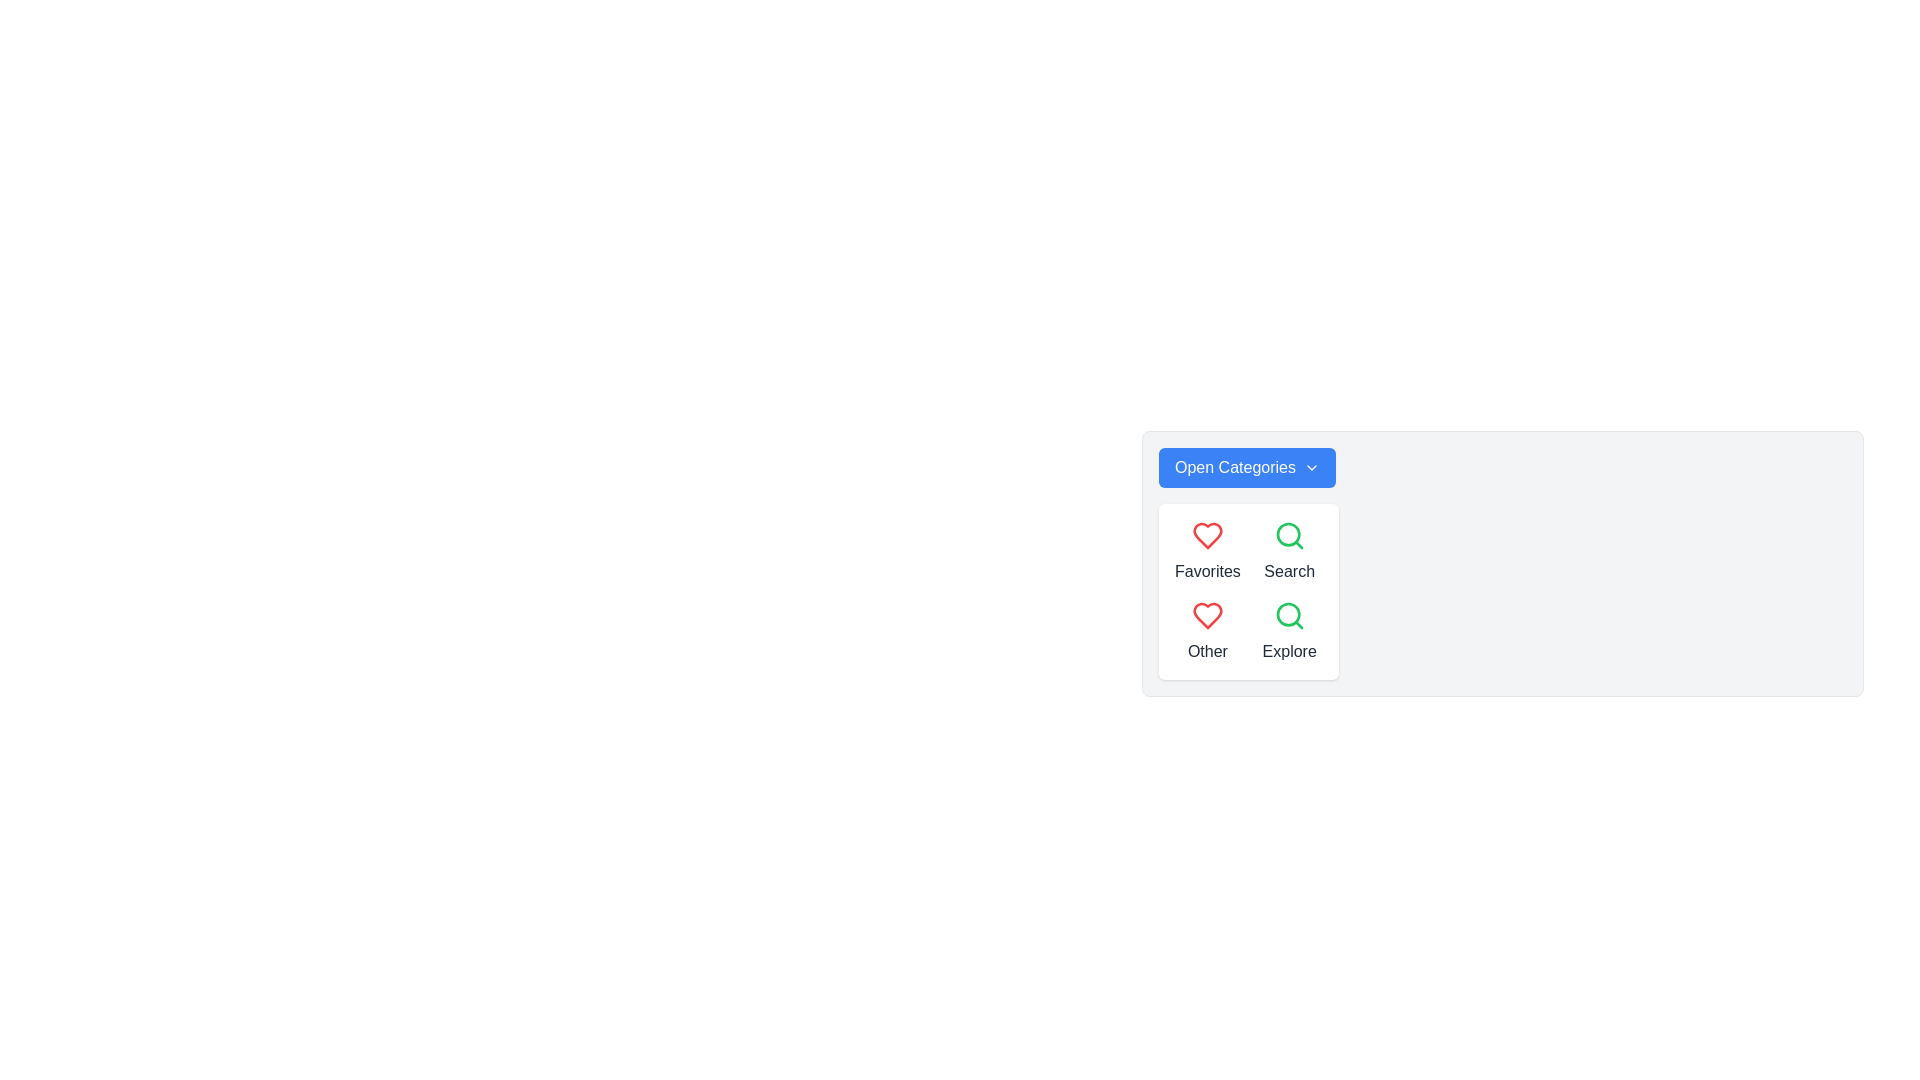 The width and height of the screenshot is (1920, 1080). Describe the element at coordinates (1289, 551) in the screenshot. I see `the 'Search' button located in the second column of the grid layout` at that location.